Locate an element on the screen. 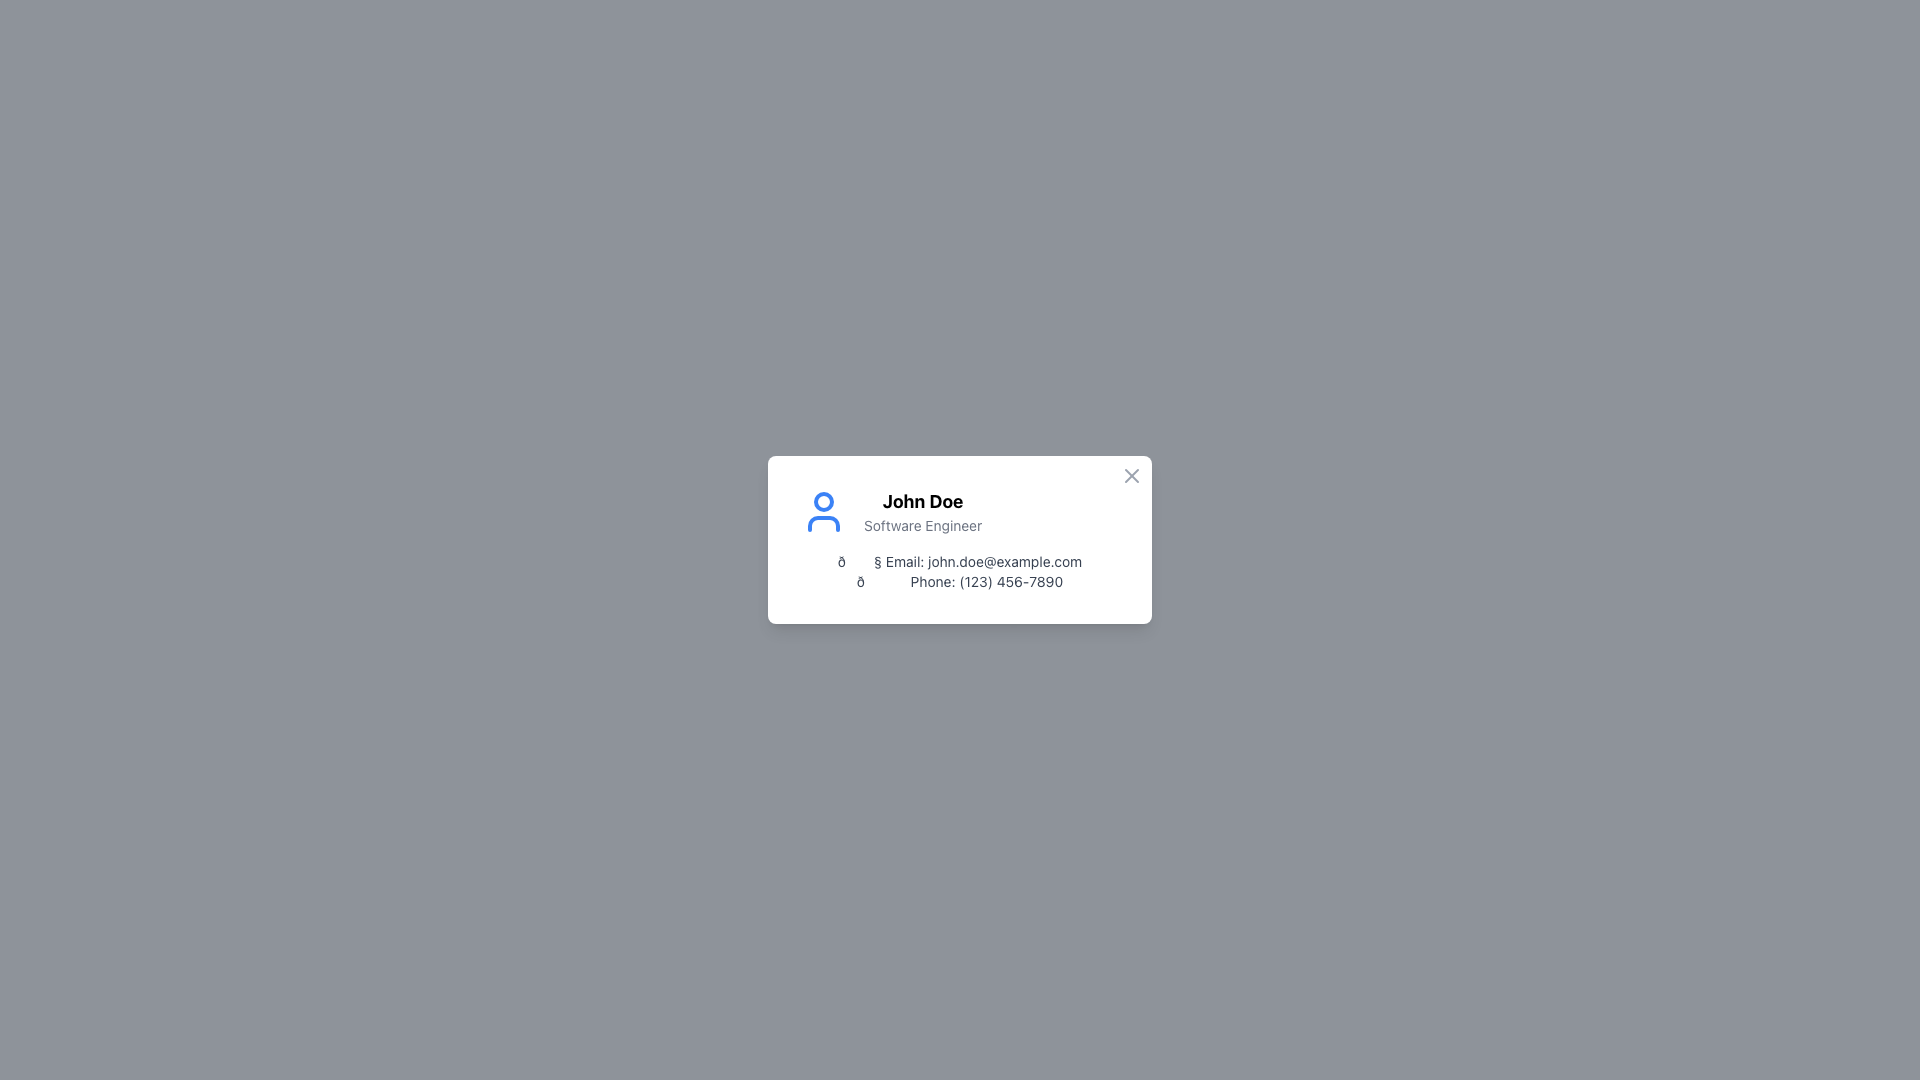 The height and width of the screenshot is (1080, 1920). the text label displaying 'Software Engineer', which is styled in gray and positioned beneath 'John Doe' in the upper section of a card layout is located at coordinates (922, 524).